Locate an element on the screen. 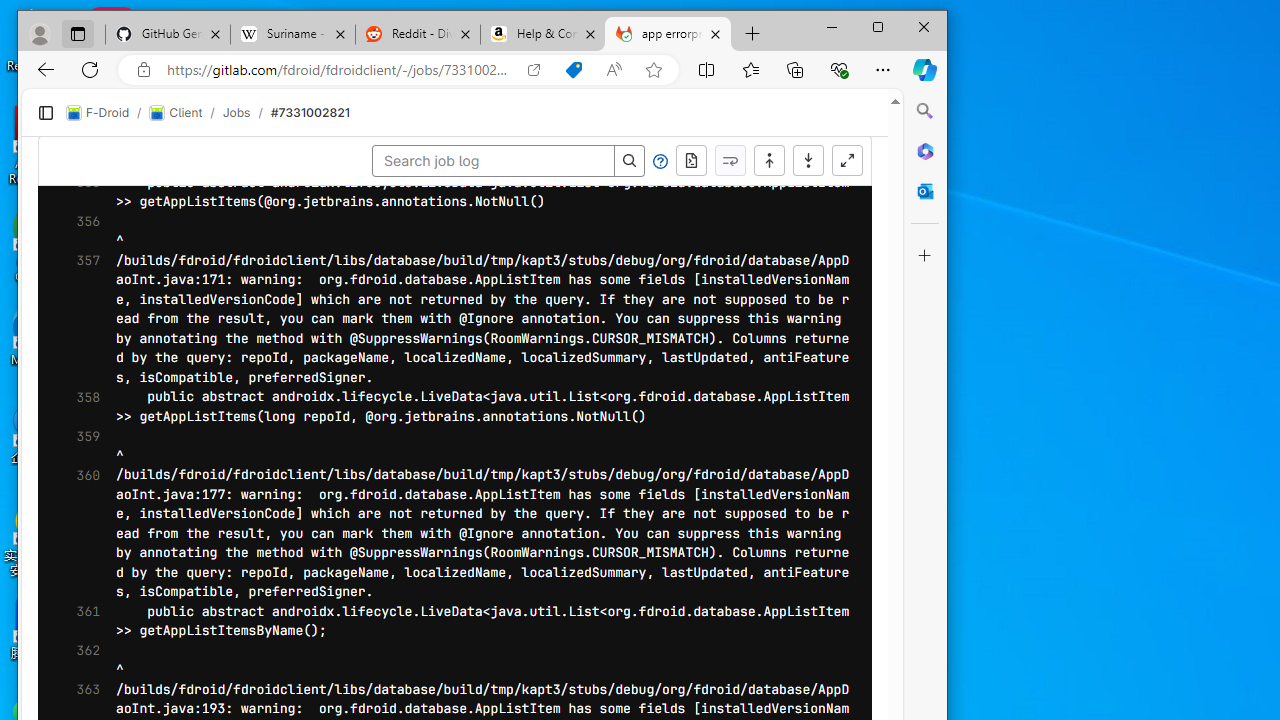  '356' is located at coordinates (81, 230).